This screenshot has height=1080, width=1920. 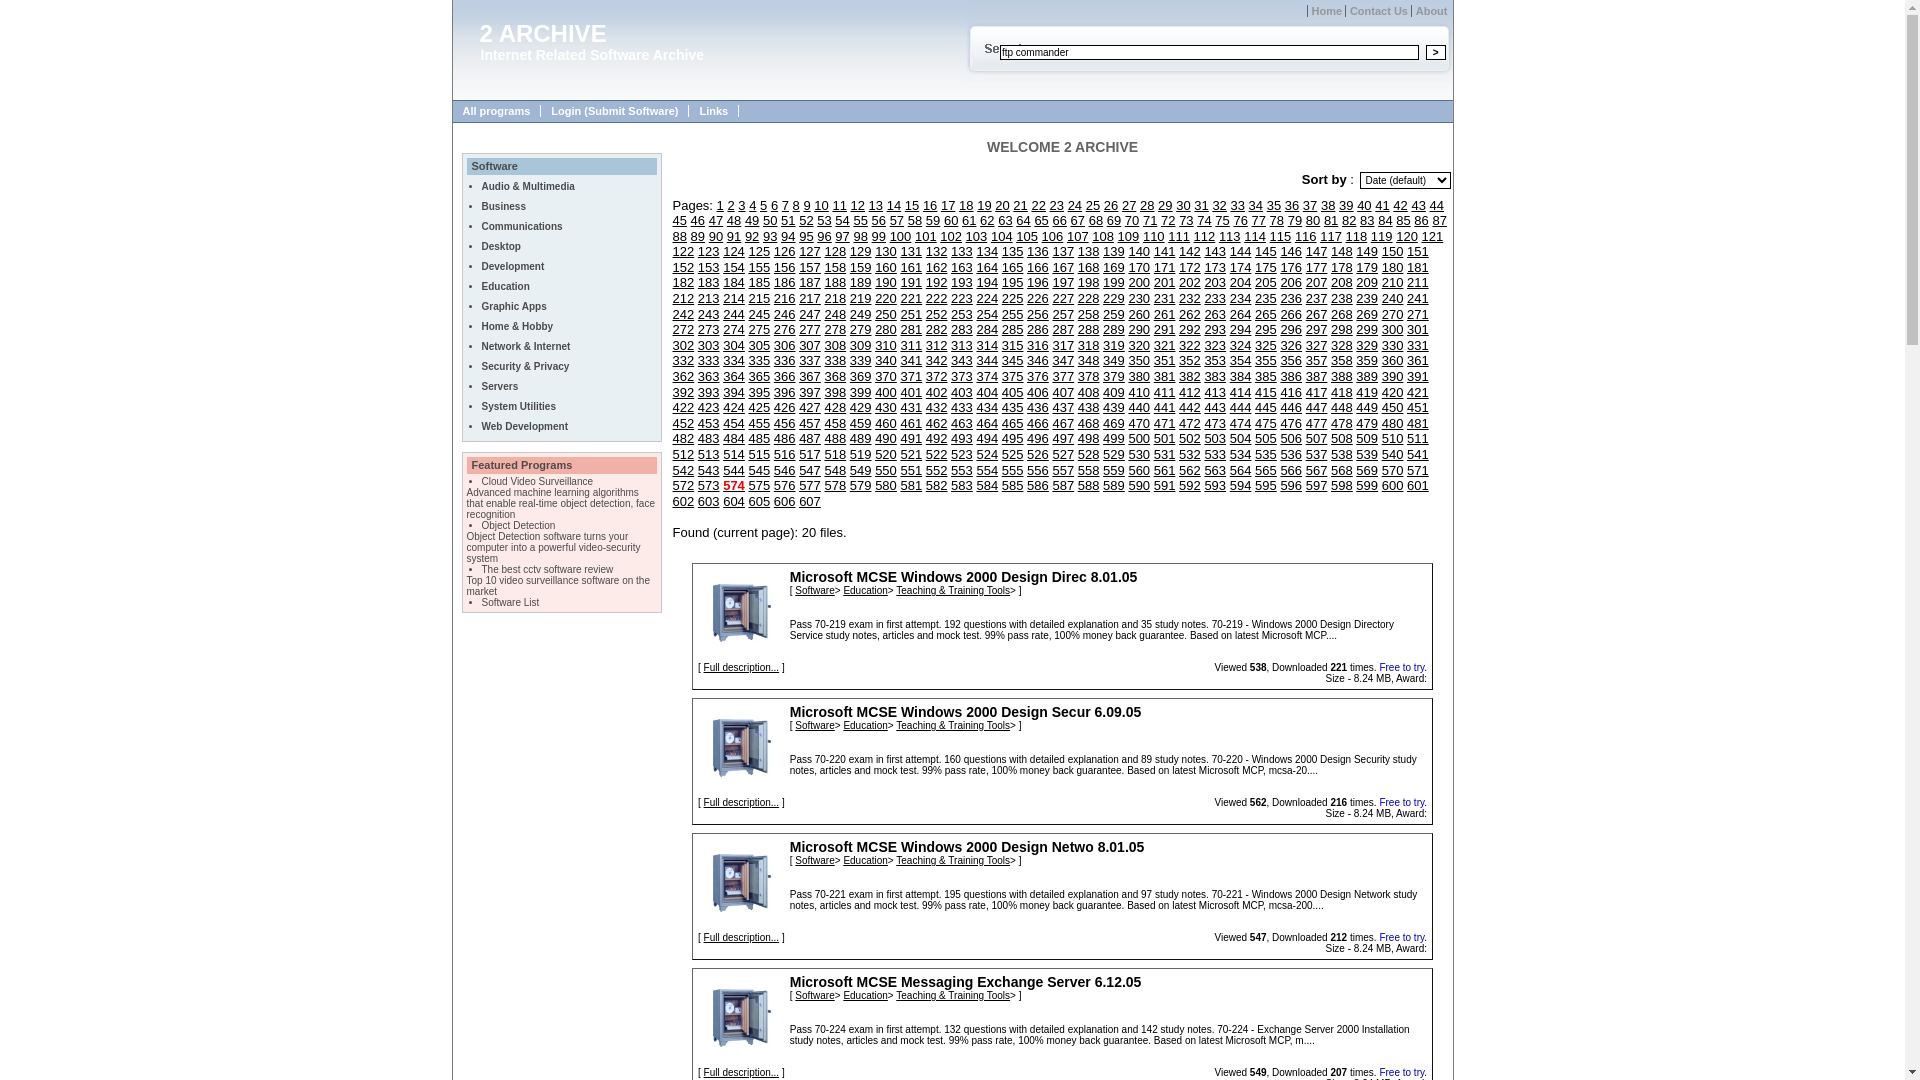 What do you see at coordinates (481, 366) in the screenshot?
I see `'Security & Privacy'` at bounding box center [481, 366].